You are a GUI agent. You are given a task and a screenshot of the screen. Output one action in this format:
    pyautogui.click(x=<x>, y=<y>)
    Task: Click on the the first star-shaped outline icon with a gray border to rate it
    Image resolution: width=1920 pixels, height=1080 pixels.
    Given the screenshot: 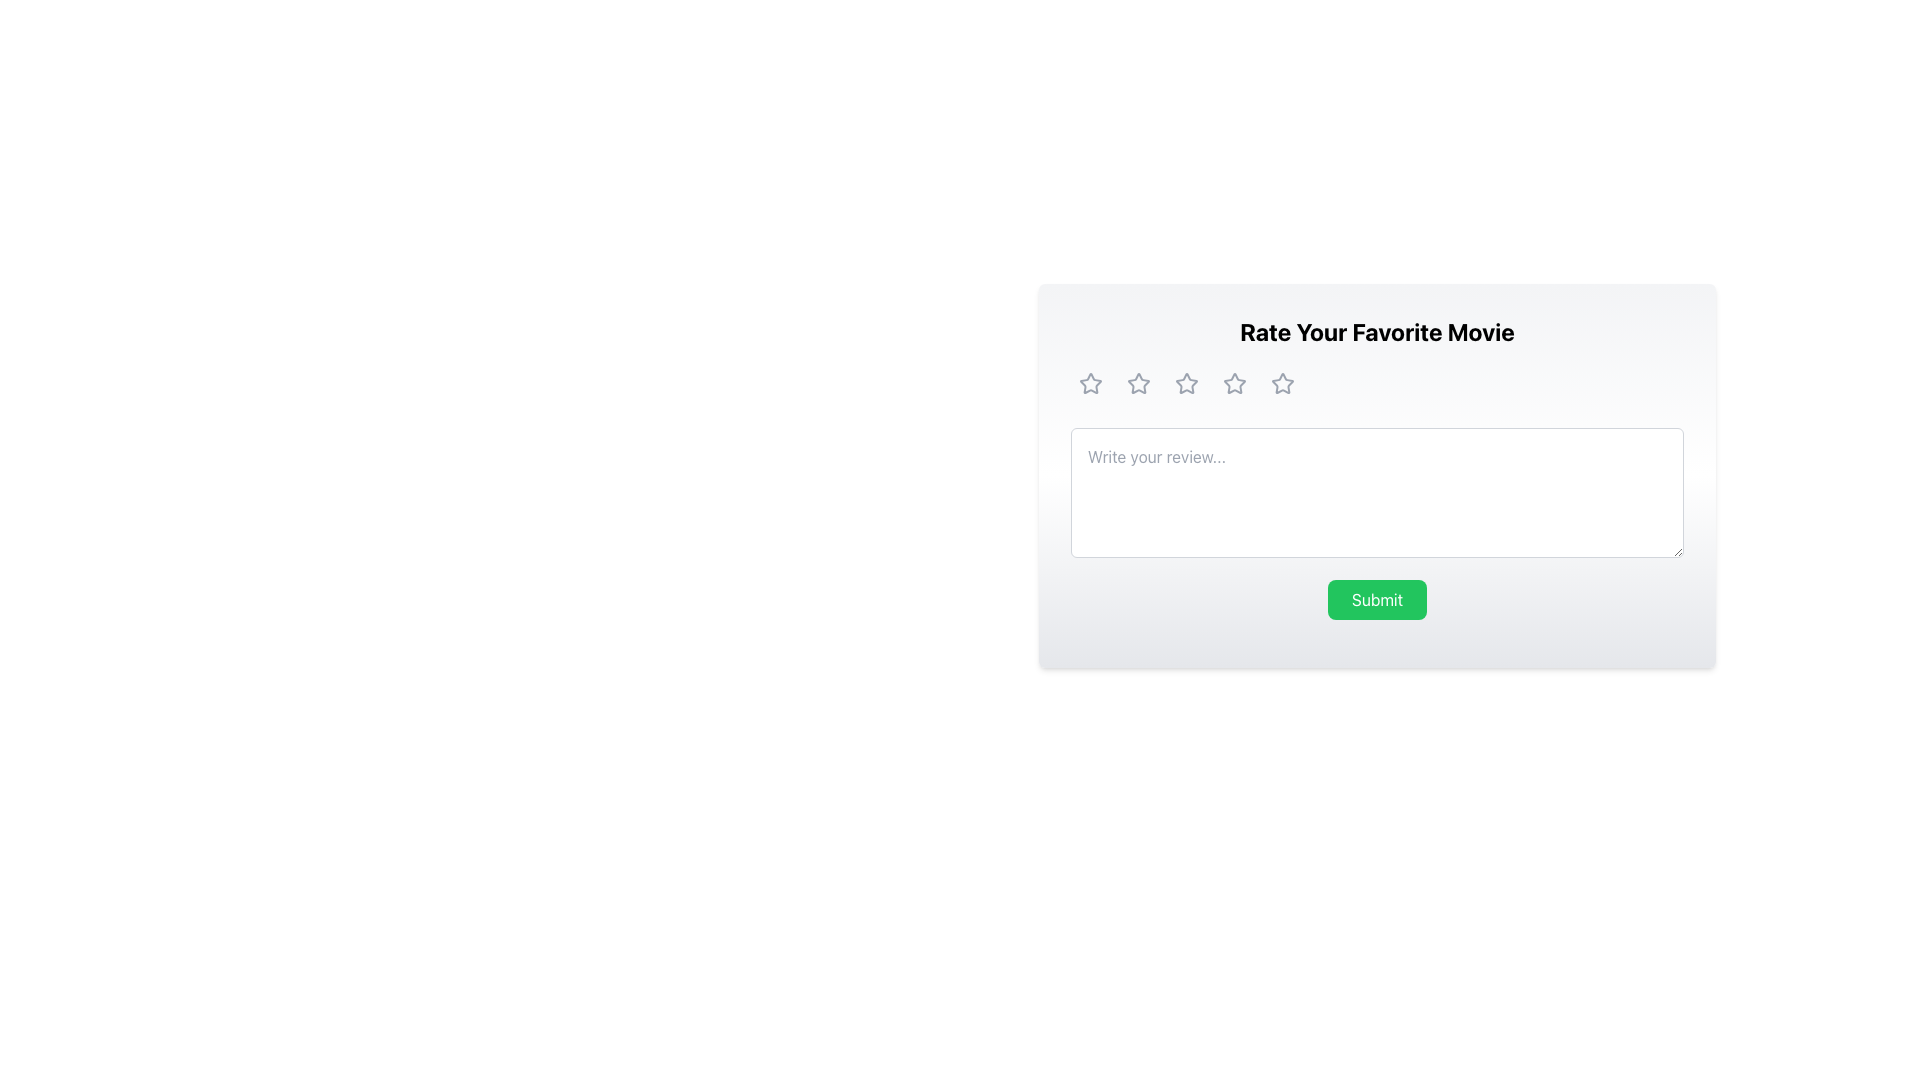 What is the action you would take?
    pyautogui.click(x=1089, y=384)
    